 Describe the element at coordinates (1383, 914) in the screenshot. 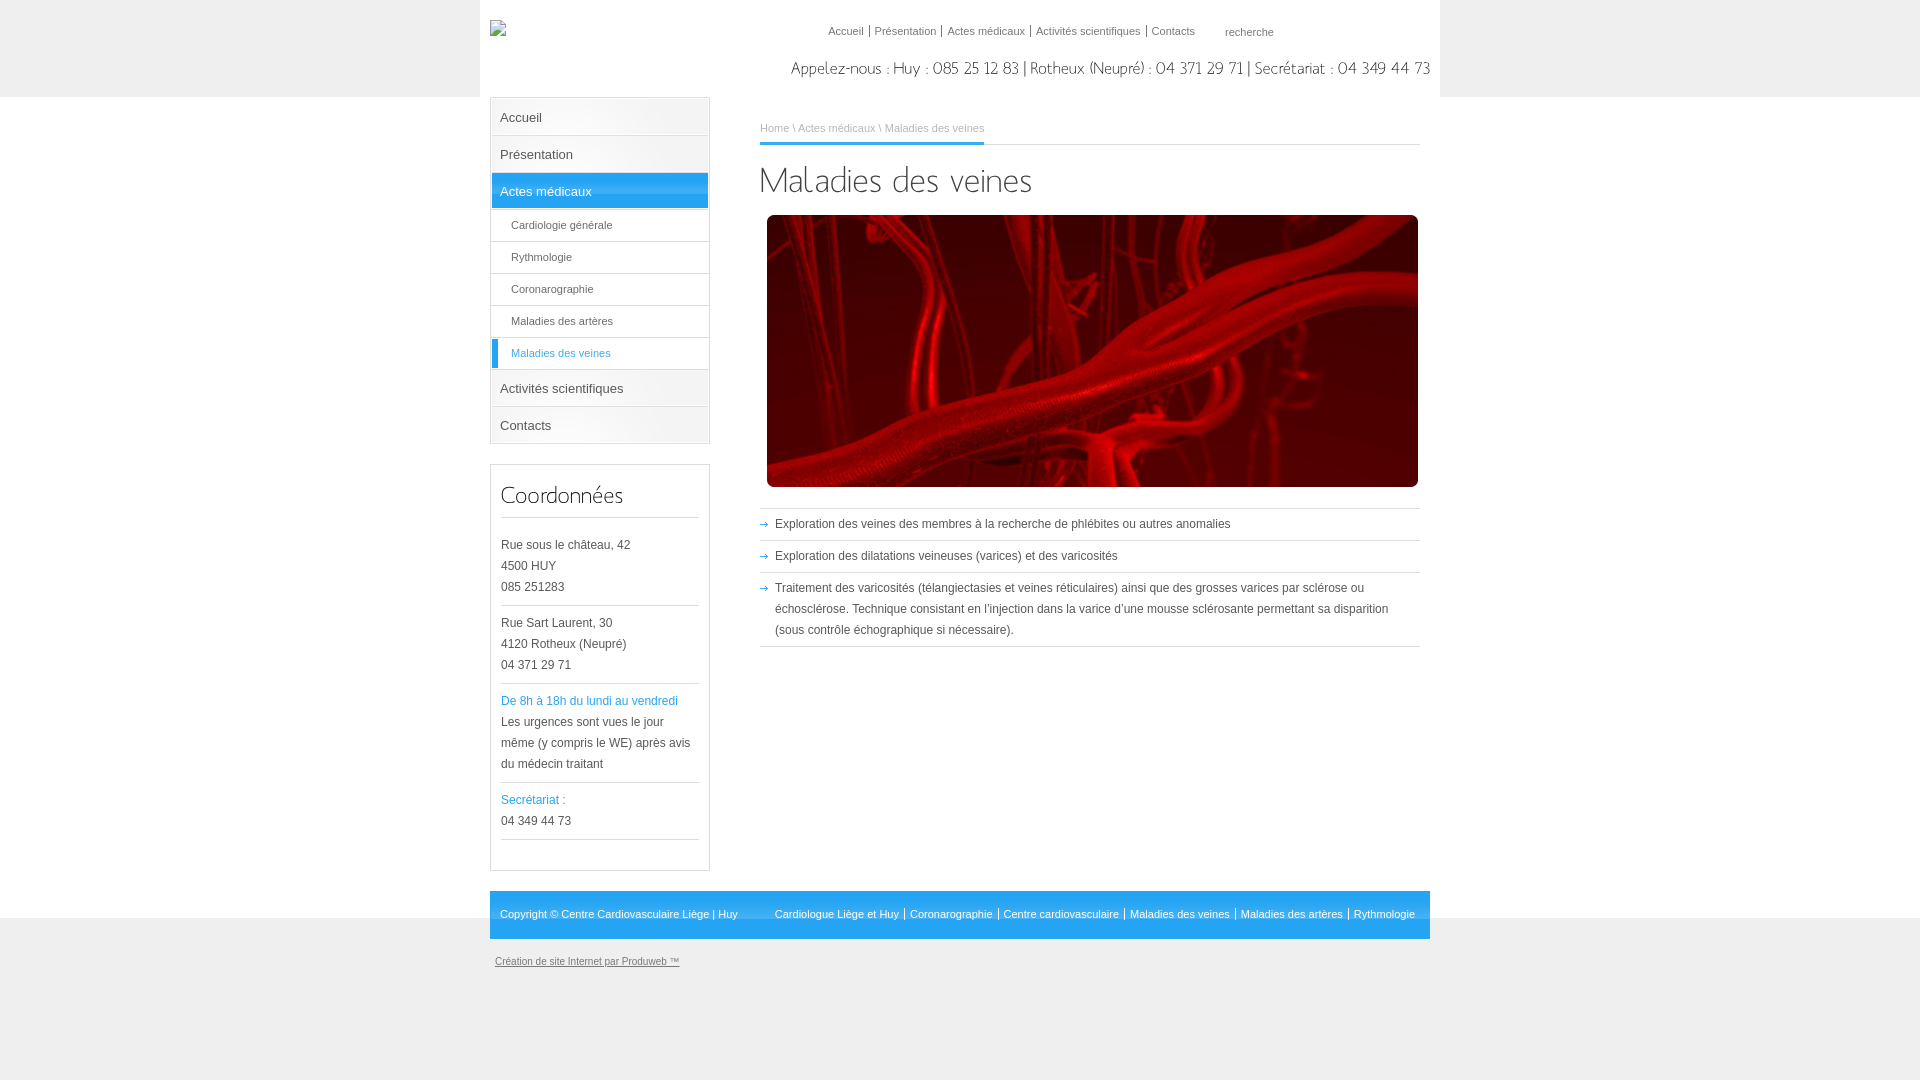

I see `'Rythmologie'` at that location.